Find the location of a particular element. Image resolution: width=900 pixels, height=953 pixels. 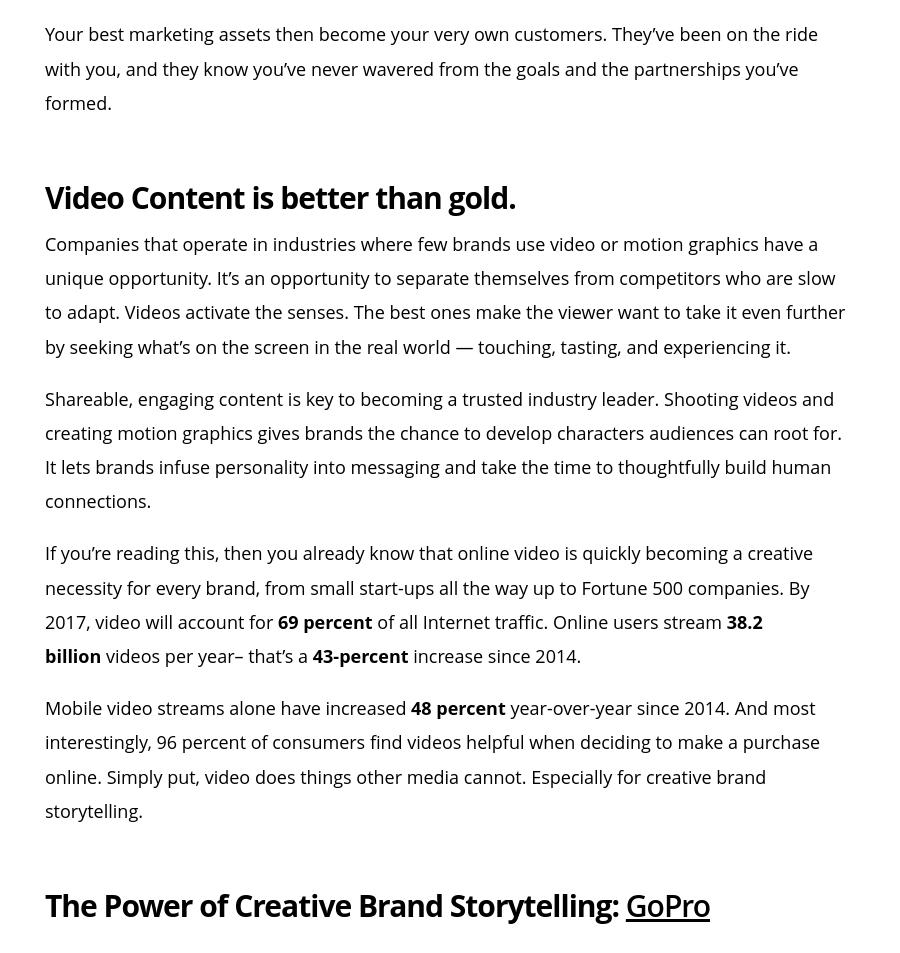

'videos per year– that’s a' is located at coordinates (99, 656).